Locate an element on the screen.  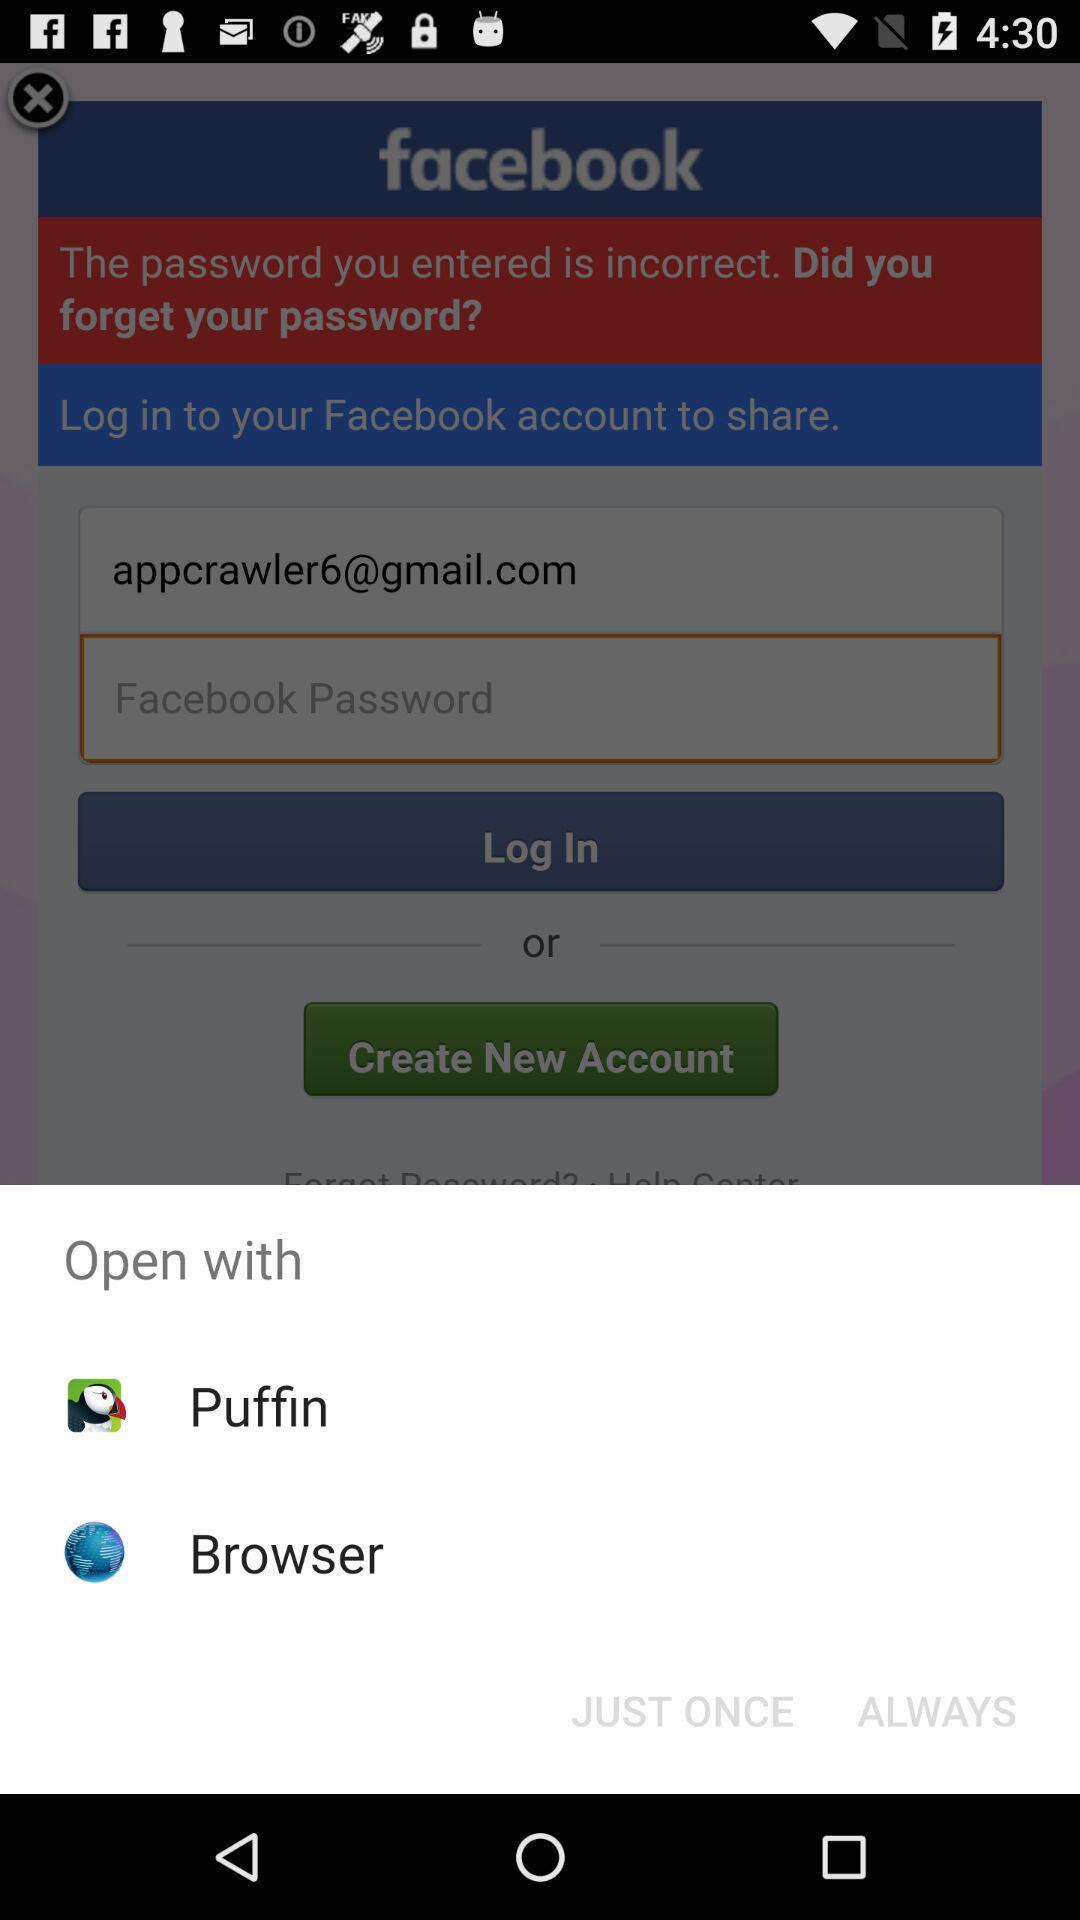
button to the left of the always is located at coordinates (681, 1708).